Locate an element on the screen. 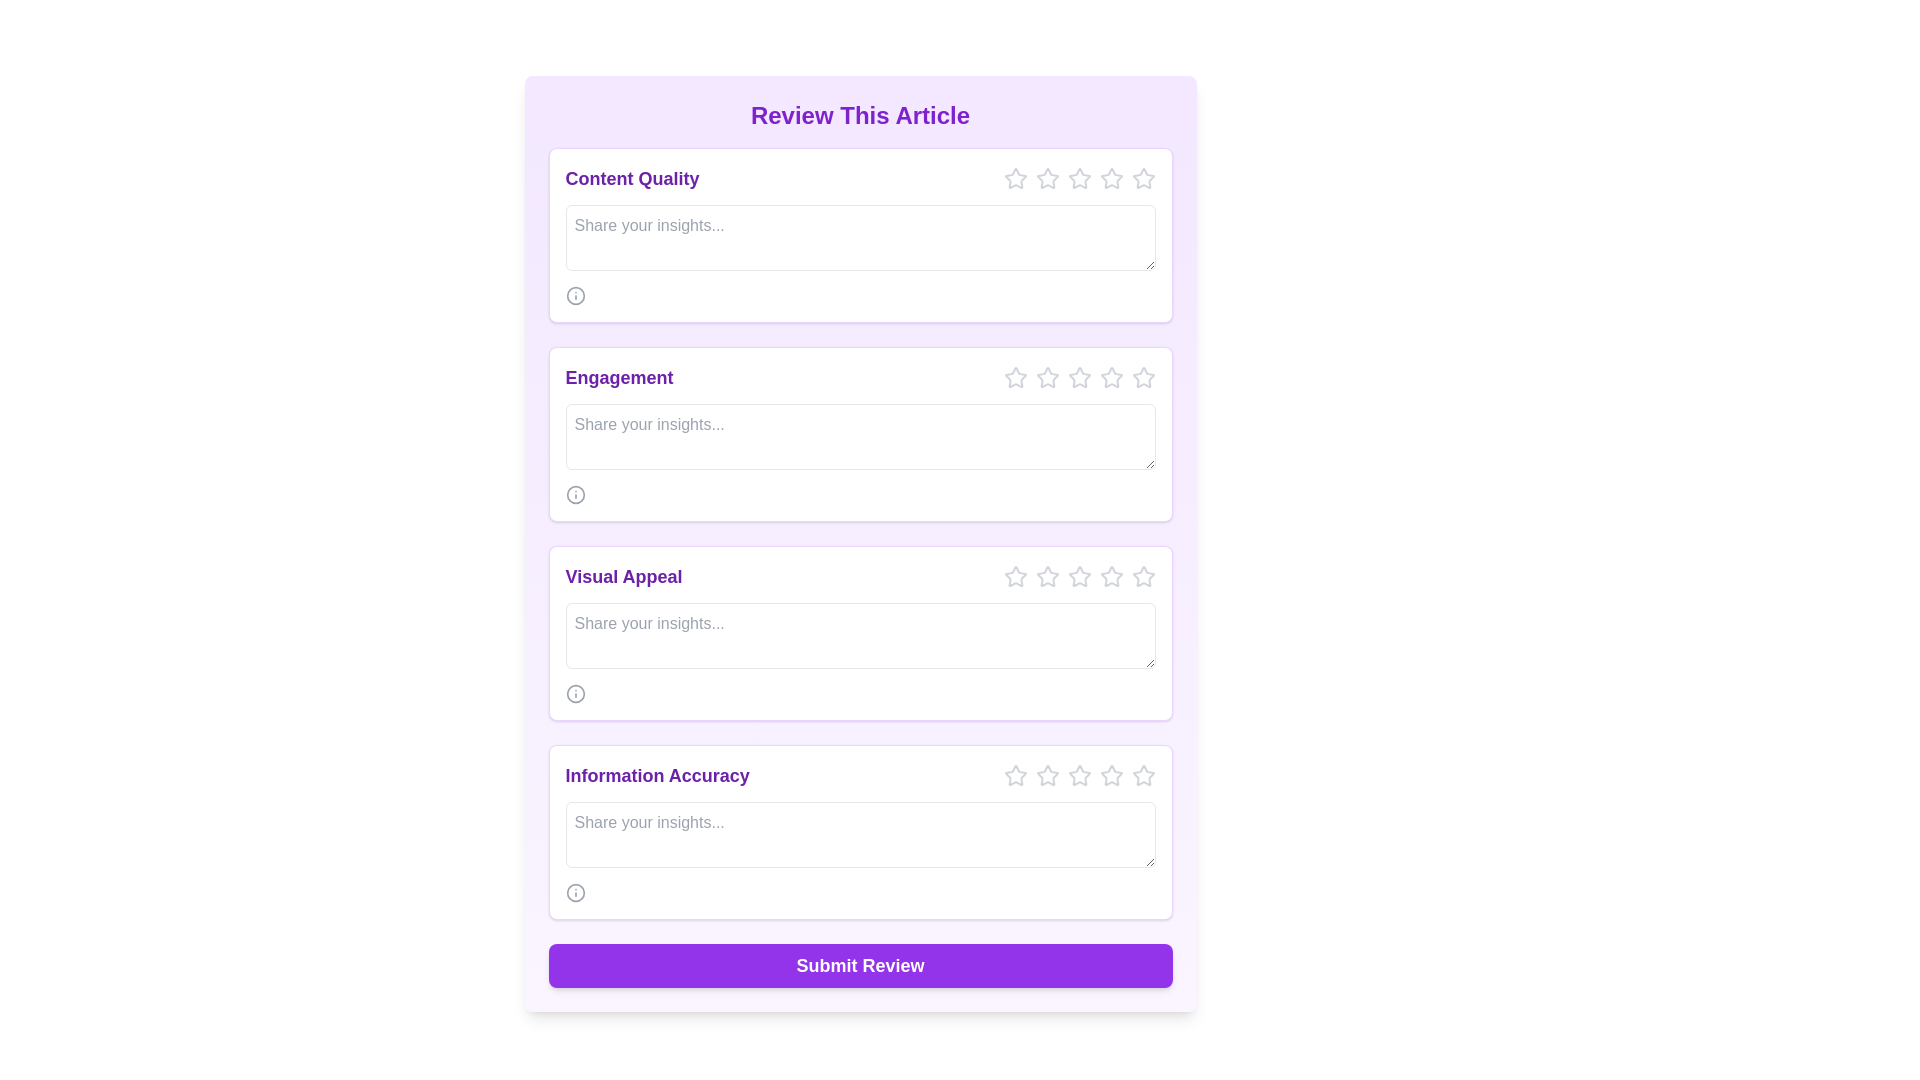  the rightmost star in the 'Engagement' feedback section is located at coordinates (1142, 377).